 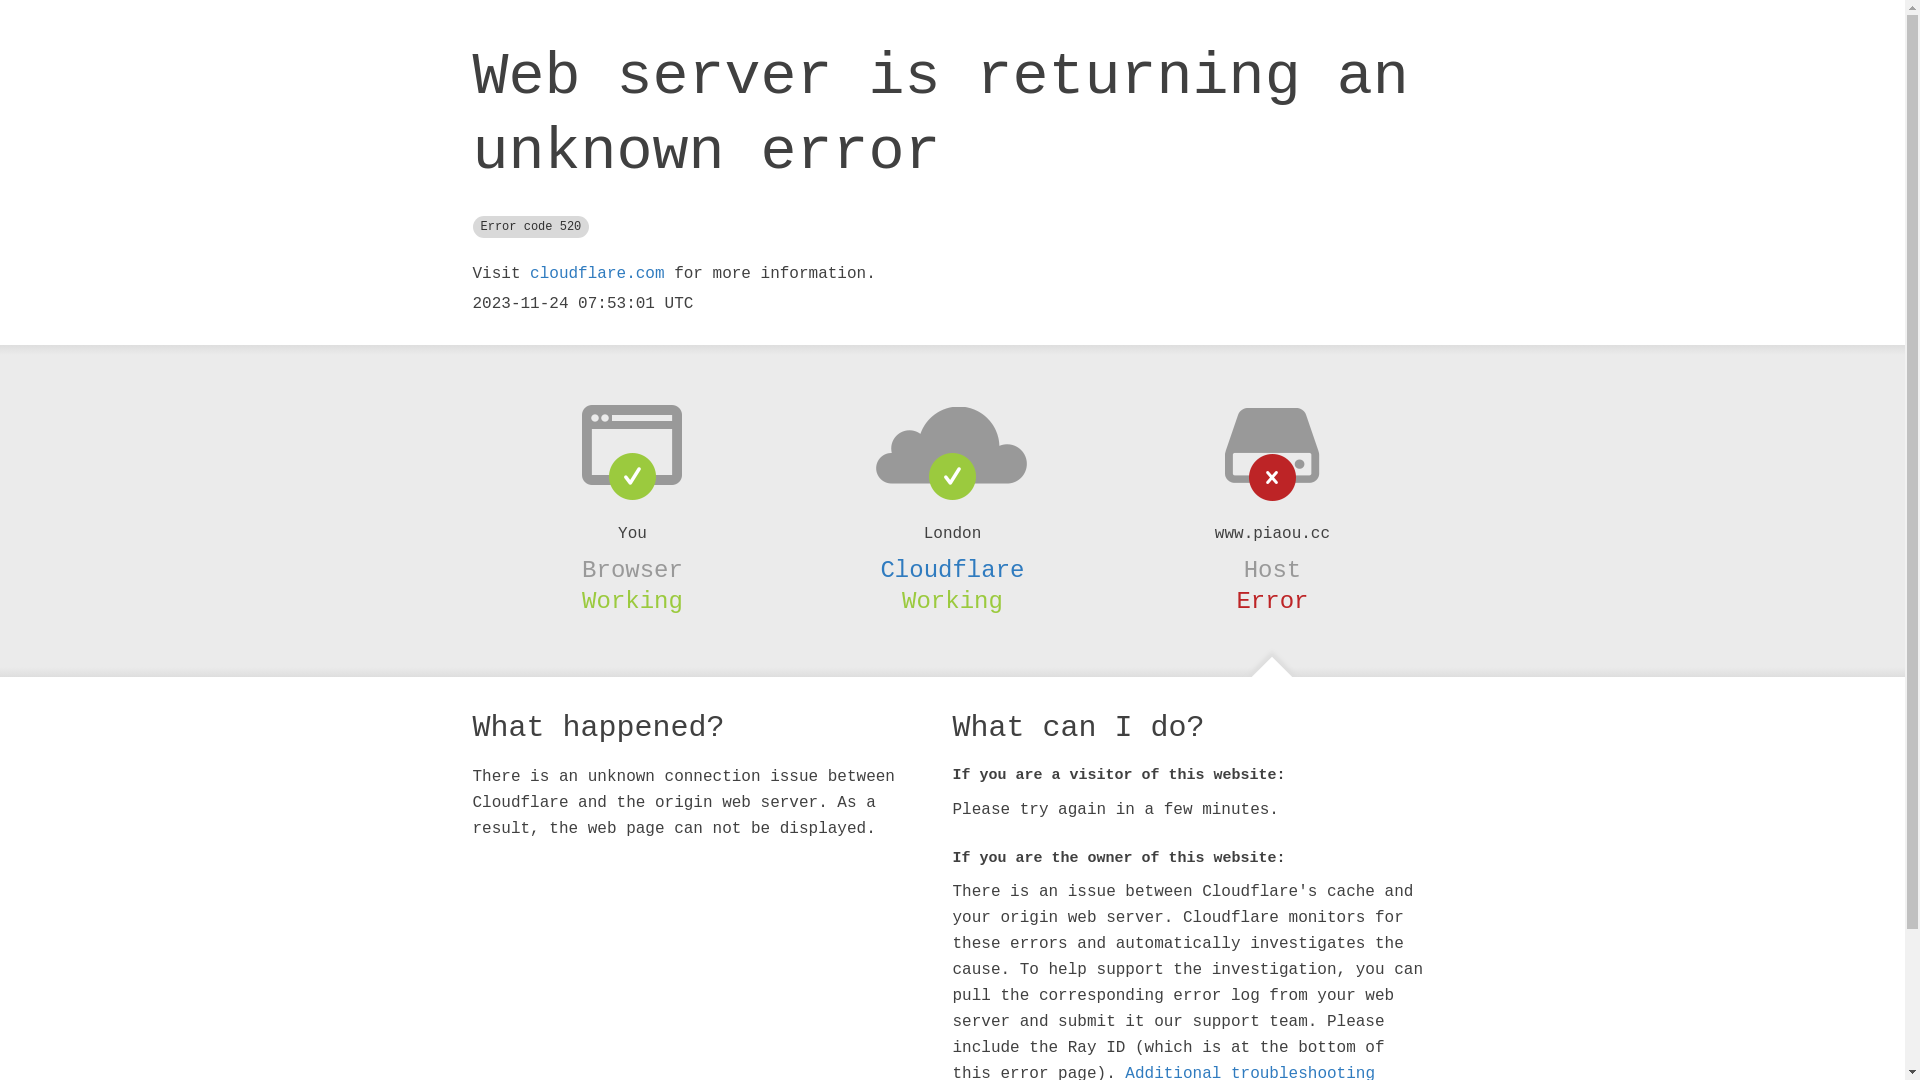 I want to click on 'cloudflare.com', so click(x=595, y=273).